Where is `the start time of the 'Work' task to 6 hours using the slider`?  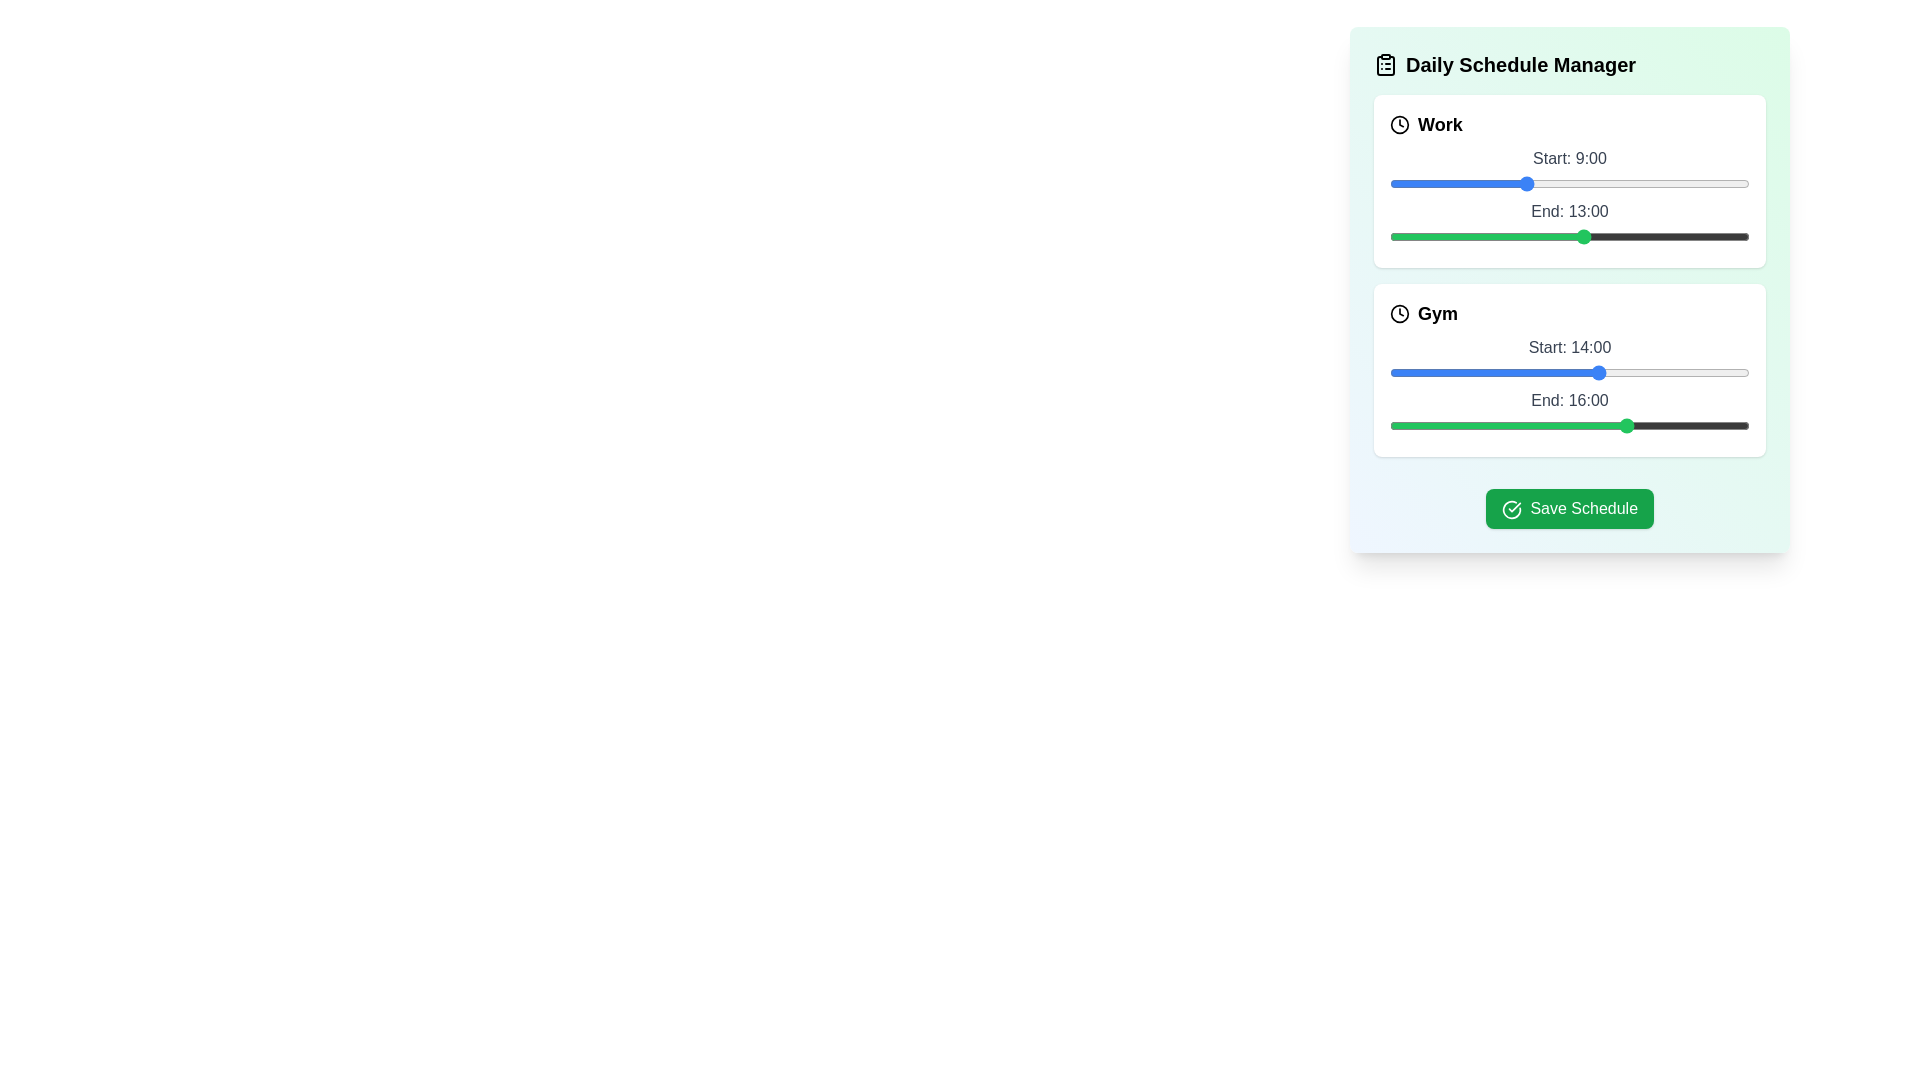 the start time of the 'Work' task to 6 hours using the slider is located at coordinates (1479, 184).